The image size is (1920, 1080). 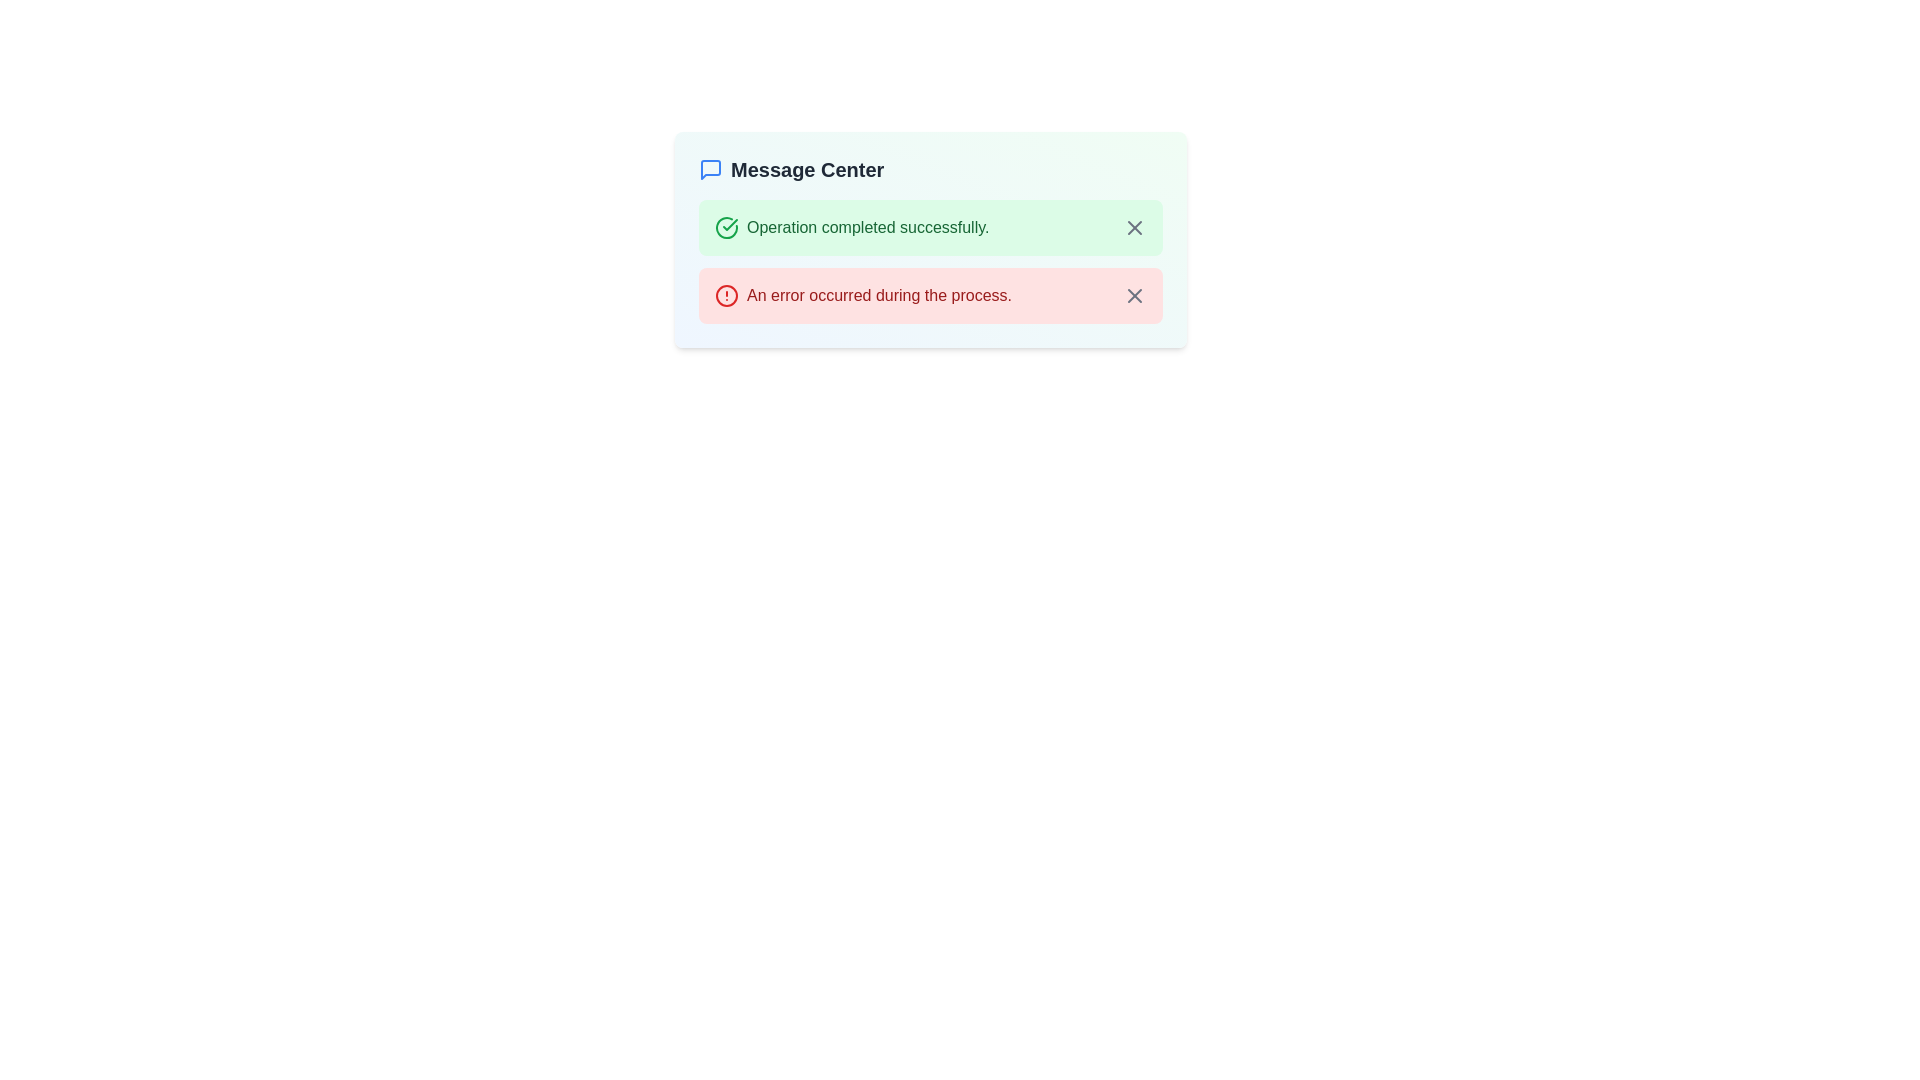 What do you see at coordinates (729, 224) in the screenshot?
I see `properties of the SVG graphical element representing a green checkmark, which indicates success in the Message Center interface` at bounding box center [729, 224].